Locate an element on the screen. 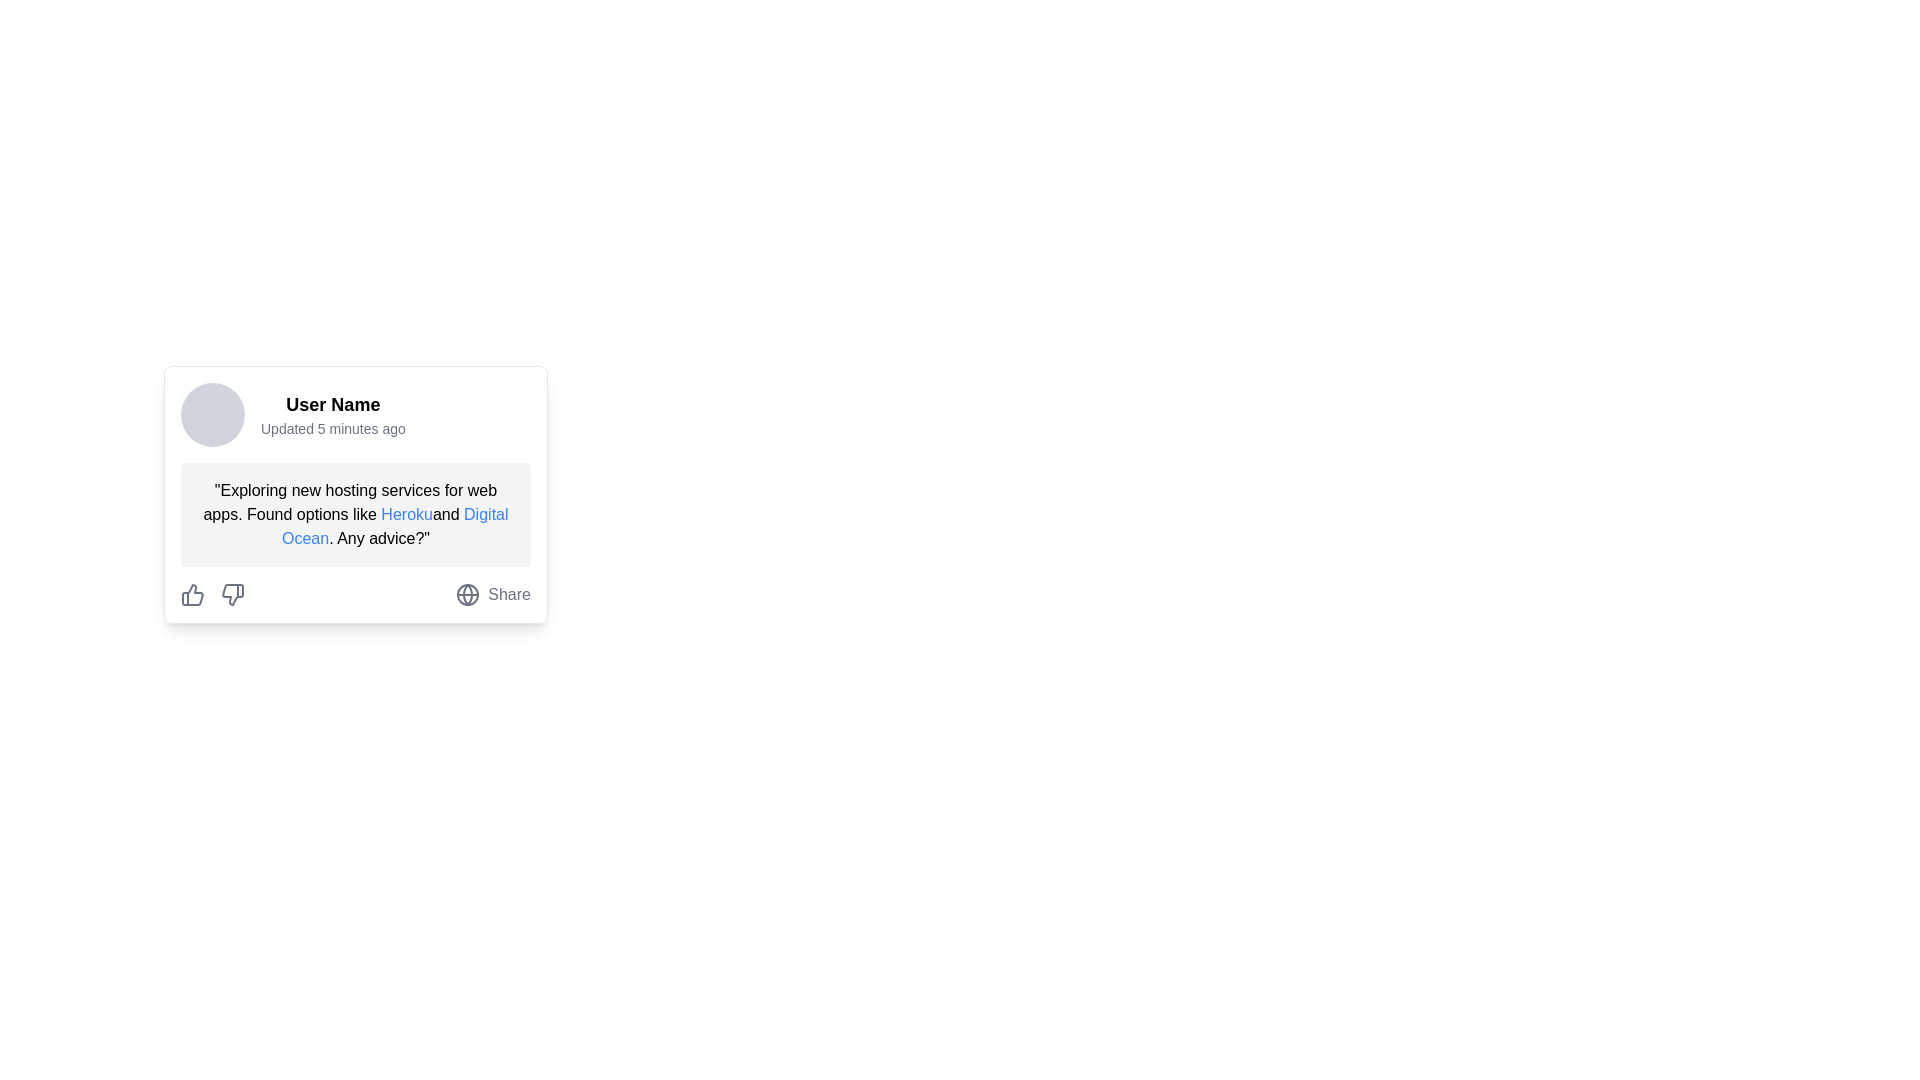 Image resolution: width=1920 pixels, height=1080 pixels. the sharing icon located at the lower-right corner of the card, preceding the 'Share' label is located at coordinates (467, 593).